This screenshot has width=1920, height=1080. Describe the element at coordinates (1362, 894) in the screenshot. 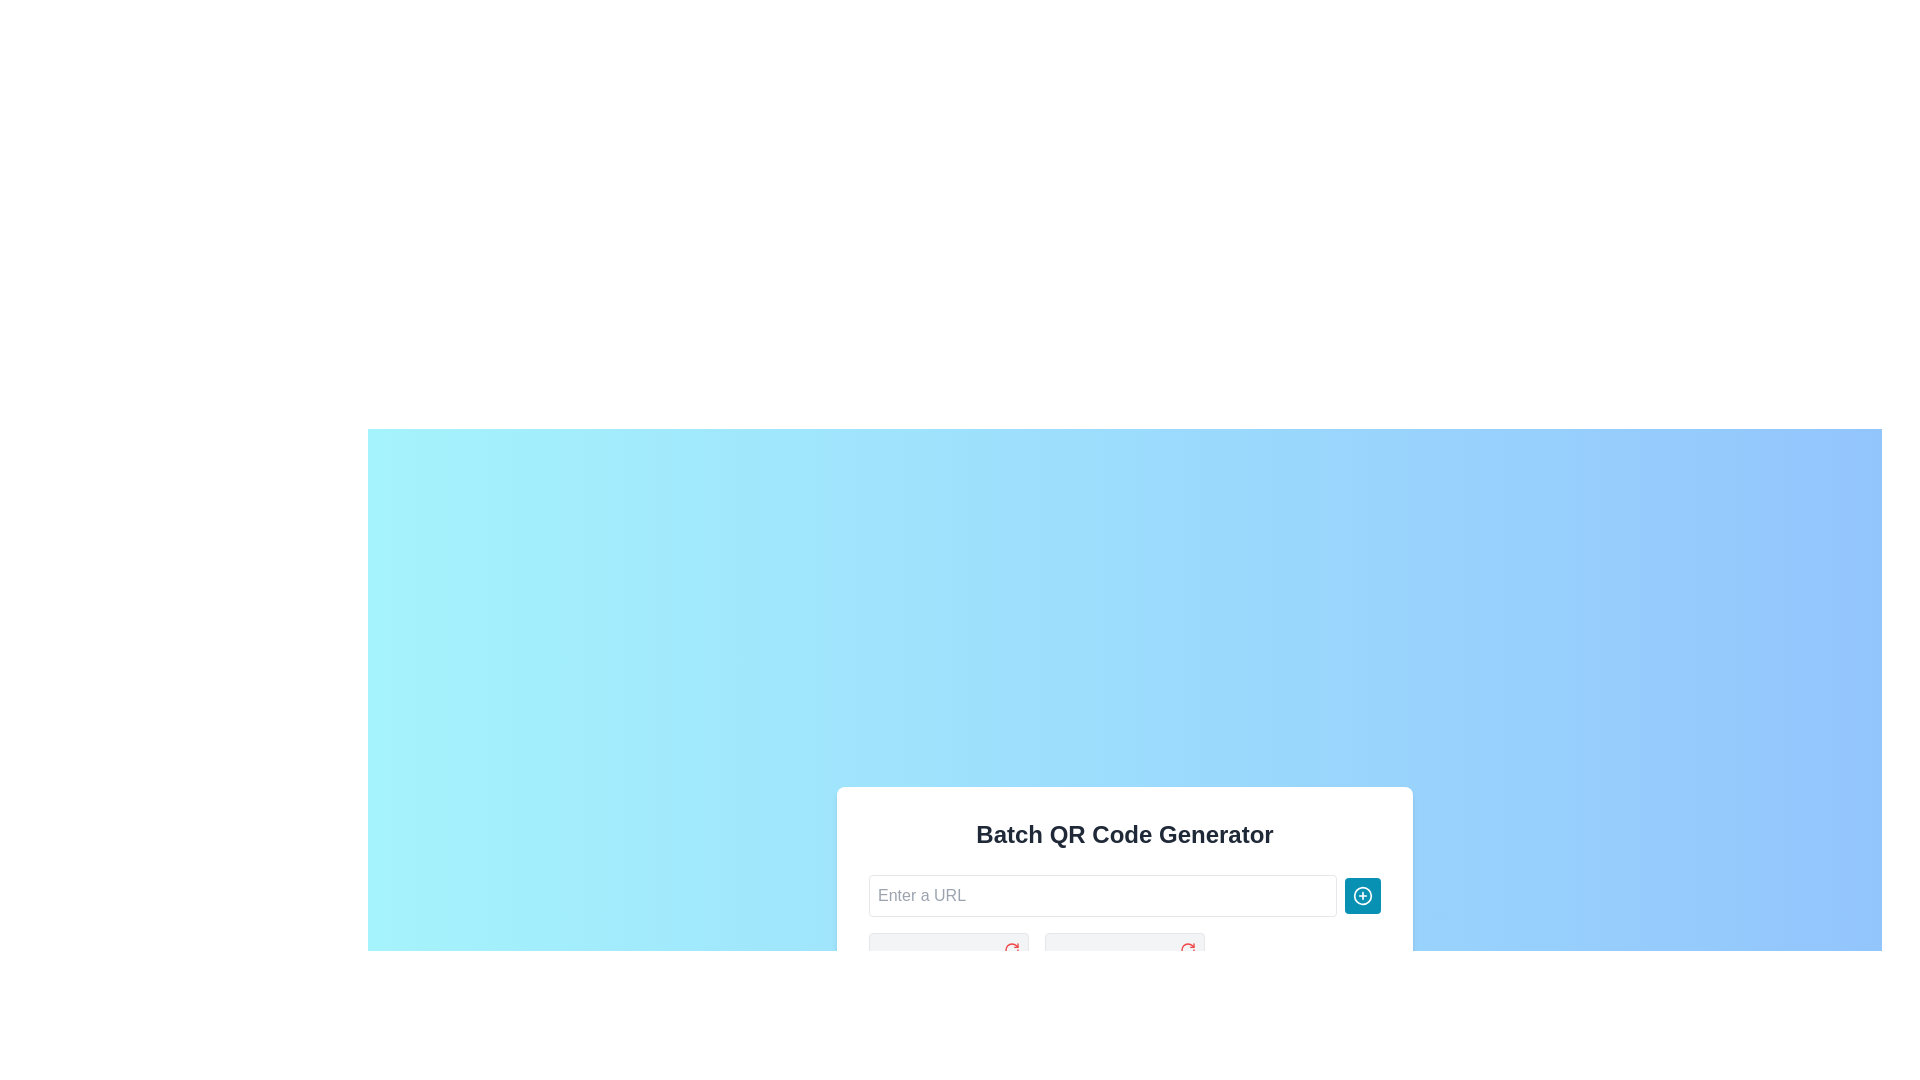

I see `the '+' icon enclosed in a circular button with a cyan background located in the top-right corner of the QR code generation section` at that location.